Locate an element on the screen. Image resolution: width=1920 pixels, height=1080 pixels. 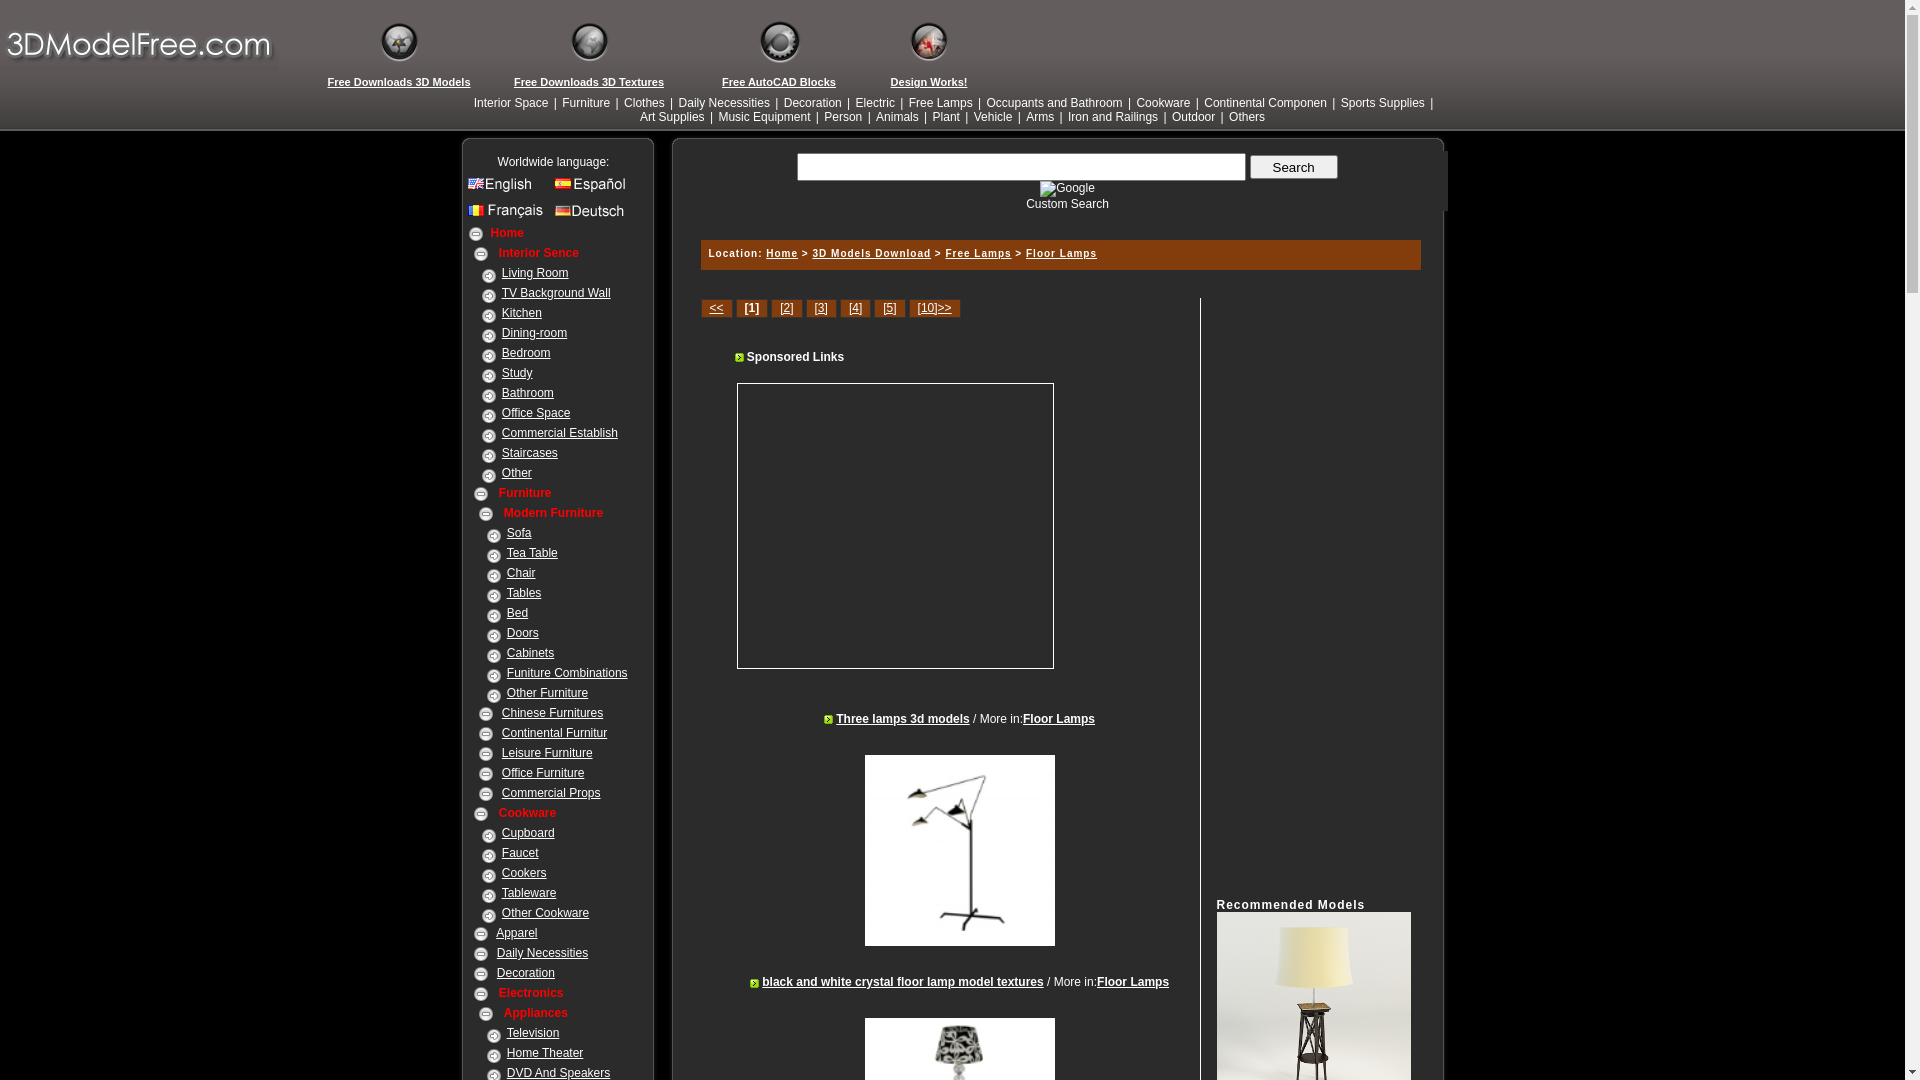
'Staircases' is located at coordinates (529, 452).